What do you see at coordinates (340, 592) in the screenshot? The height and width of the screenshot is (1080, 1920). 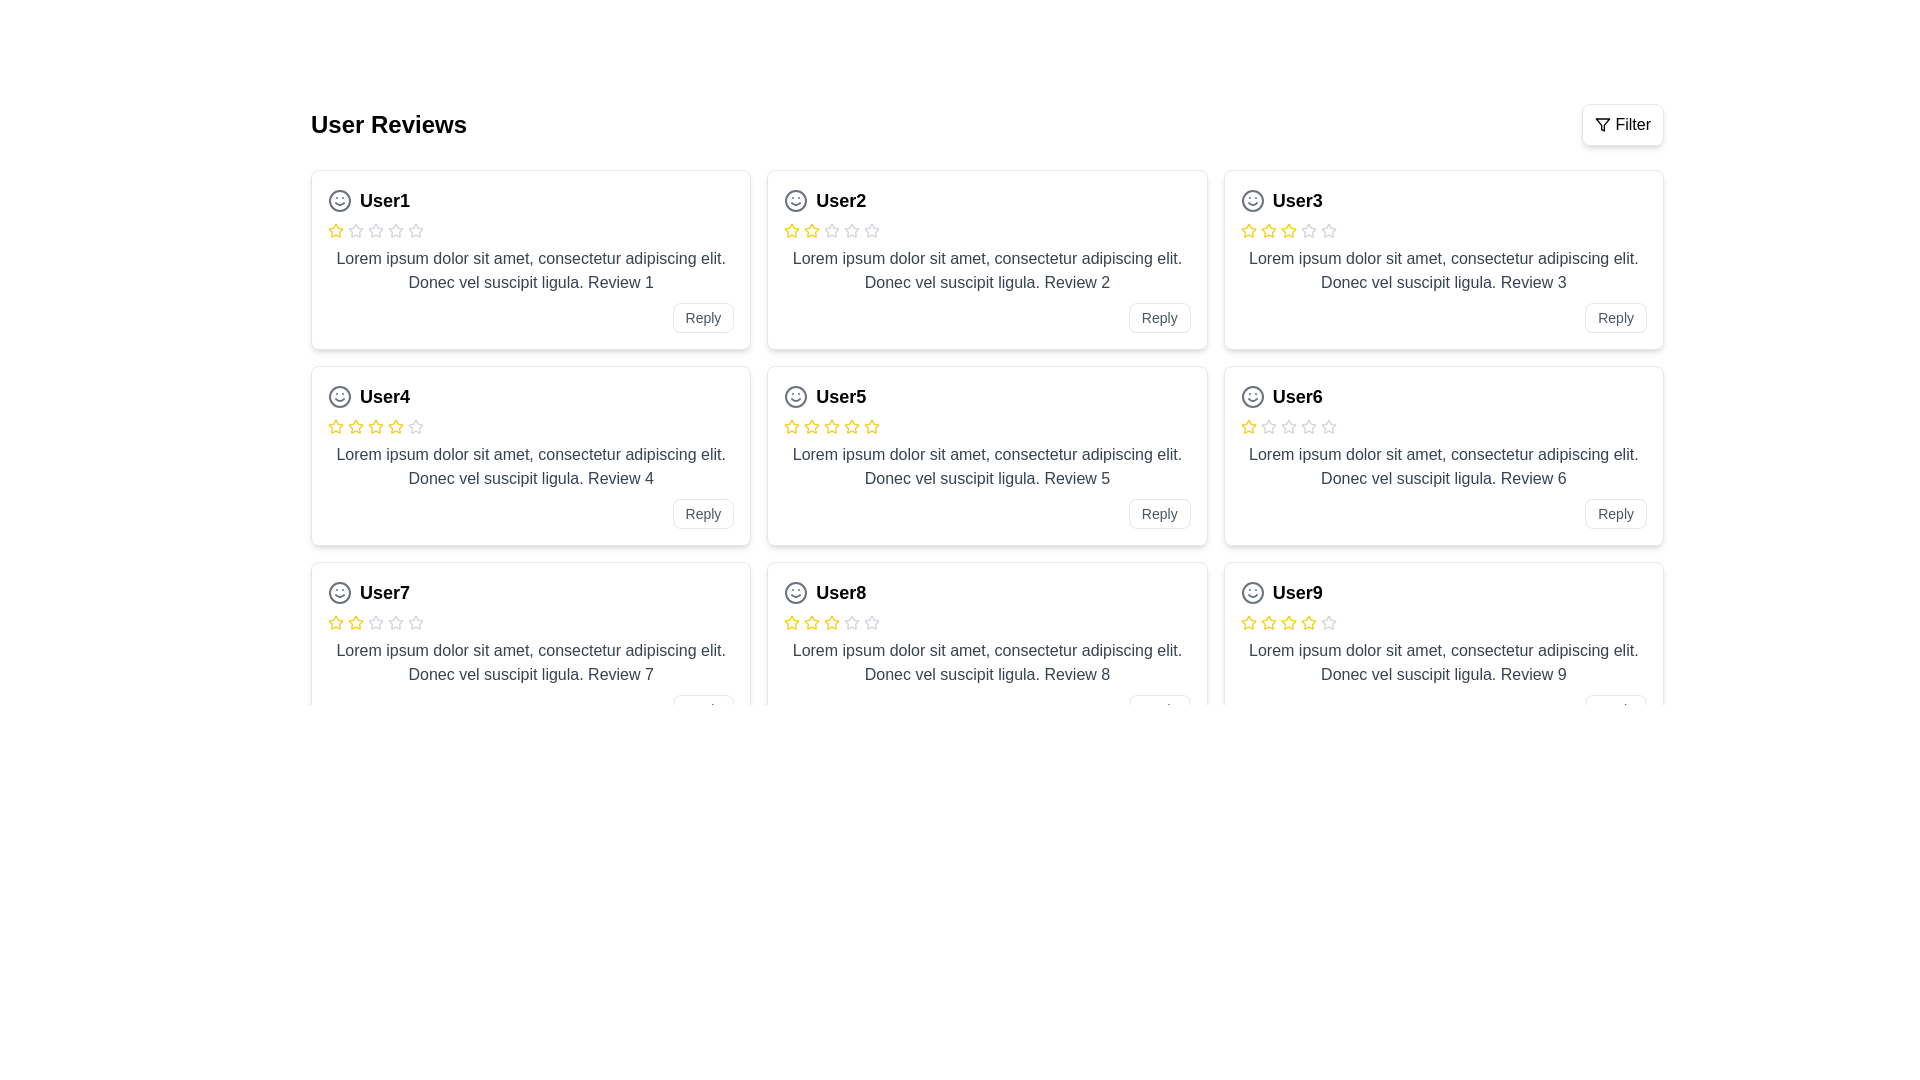 I see `the decorative smiley face vector graphic icon located to the left of the user information for 'User7' in the card's header` at bounding box center [340, 592].